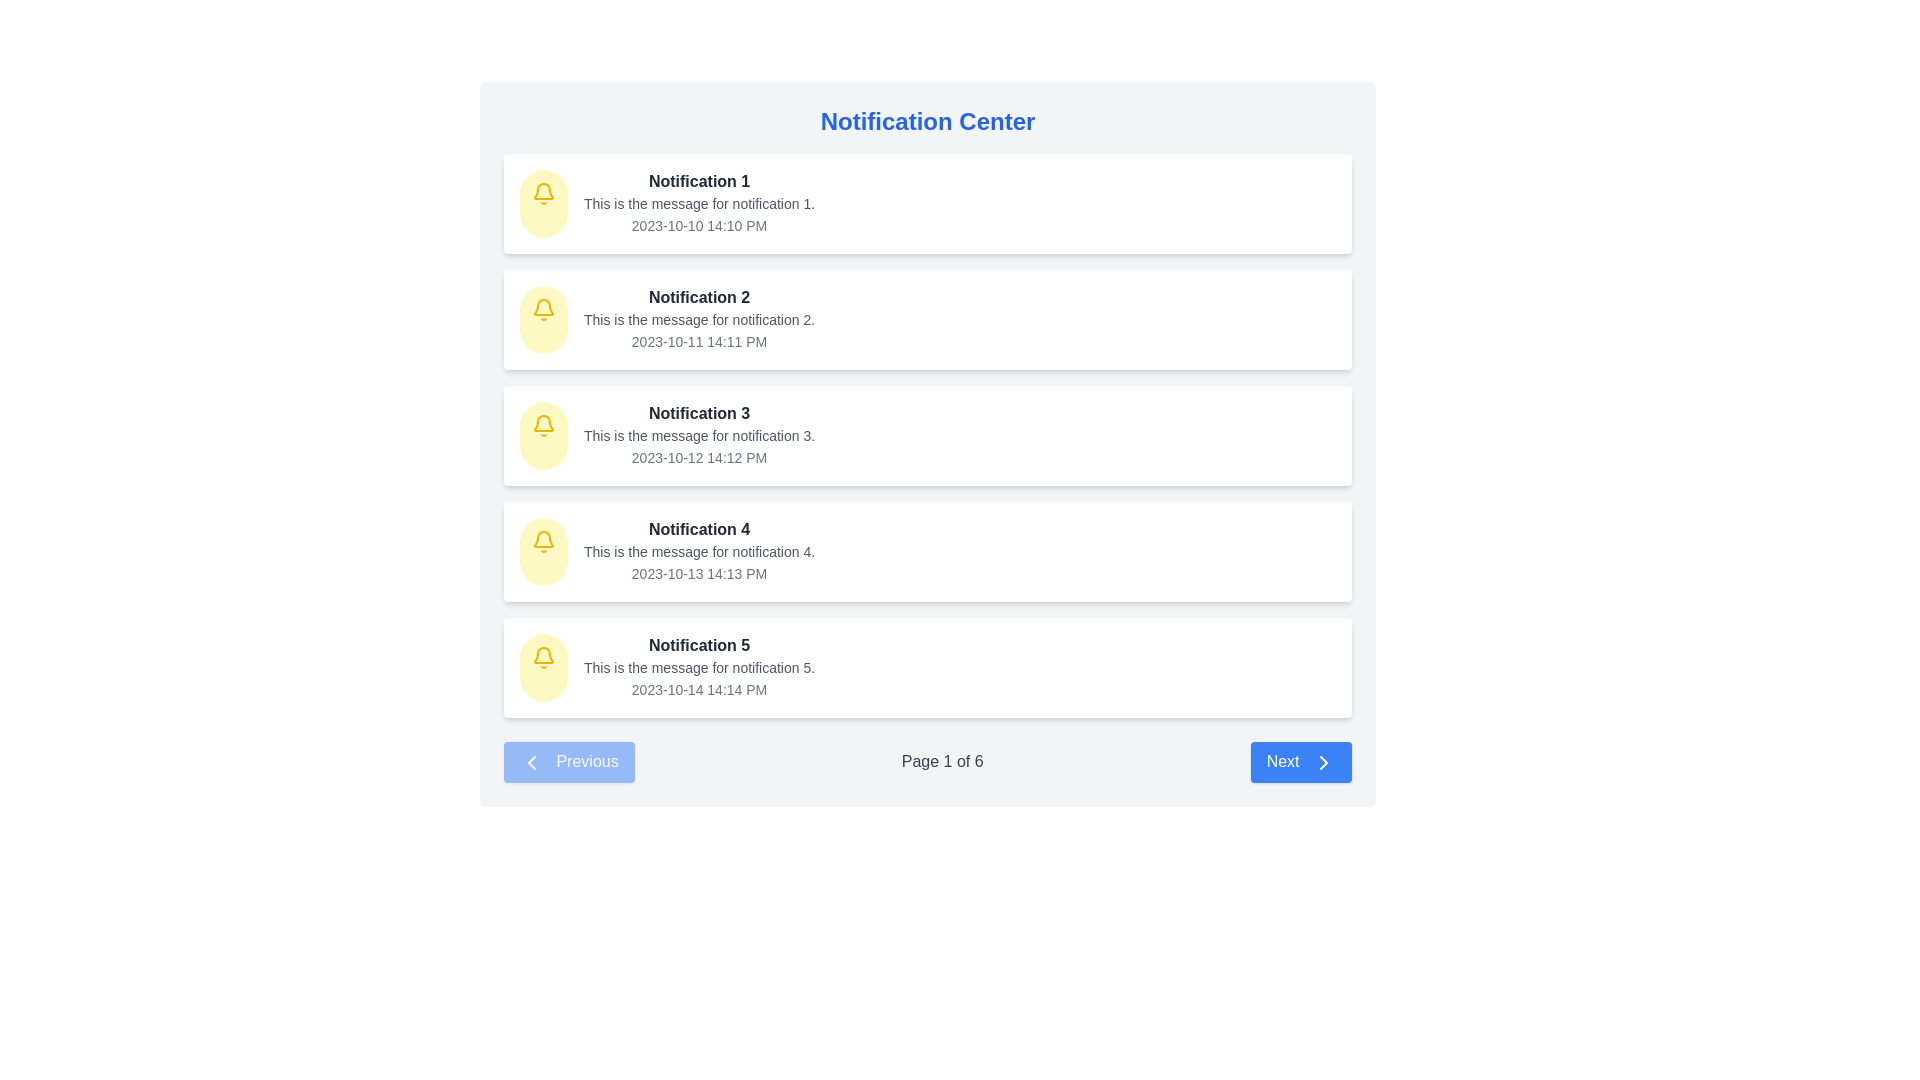 Image resolution: width=1920 pixels, height=1080 pixels. I want to click on the text label displaying 'Notification 3' in bold dark gray font, which is the title of the third notification card, so click(699, 412).